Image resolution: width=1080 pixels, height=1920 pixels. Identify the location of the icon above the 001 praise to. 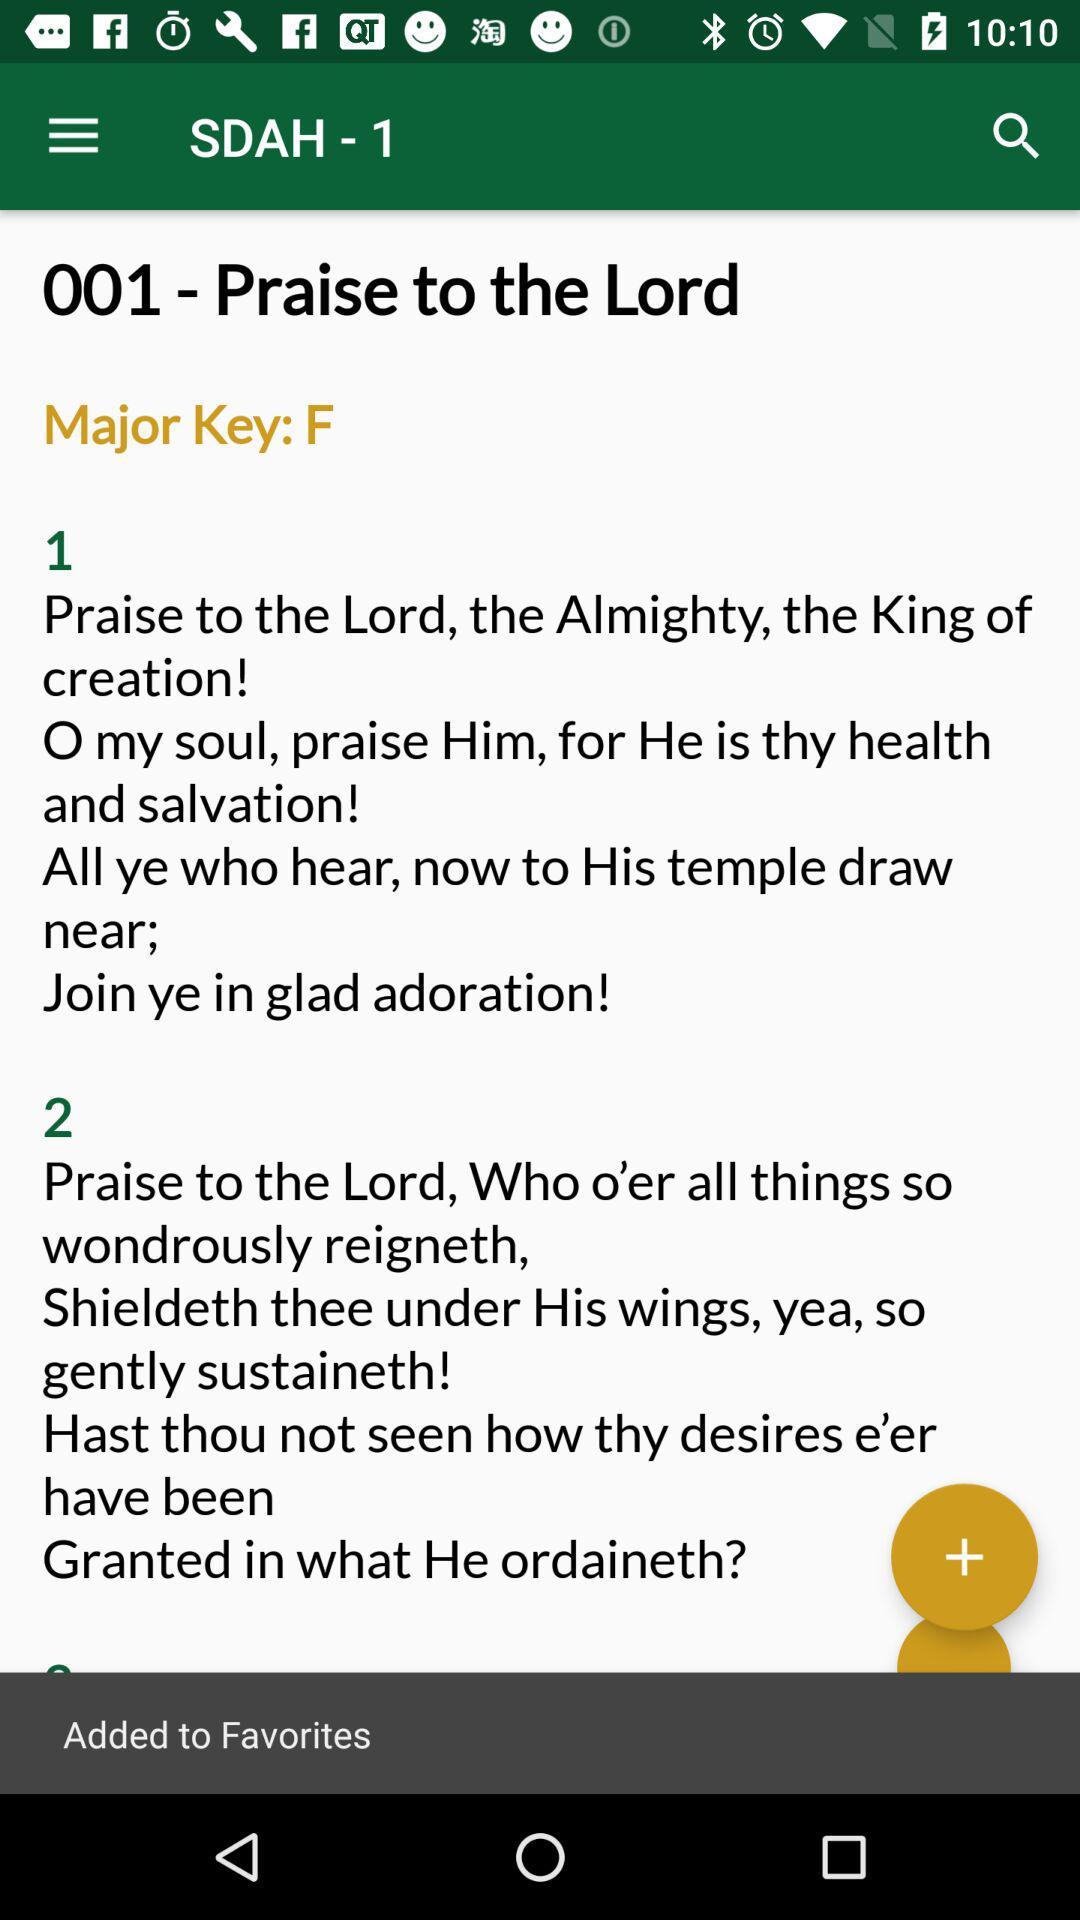
(72, 135).